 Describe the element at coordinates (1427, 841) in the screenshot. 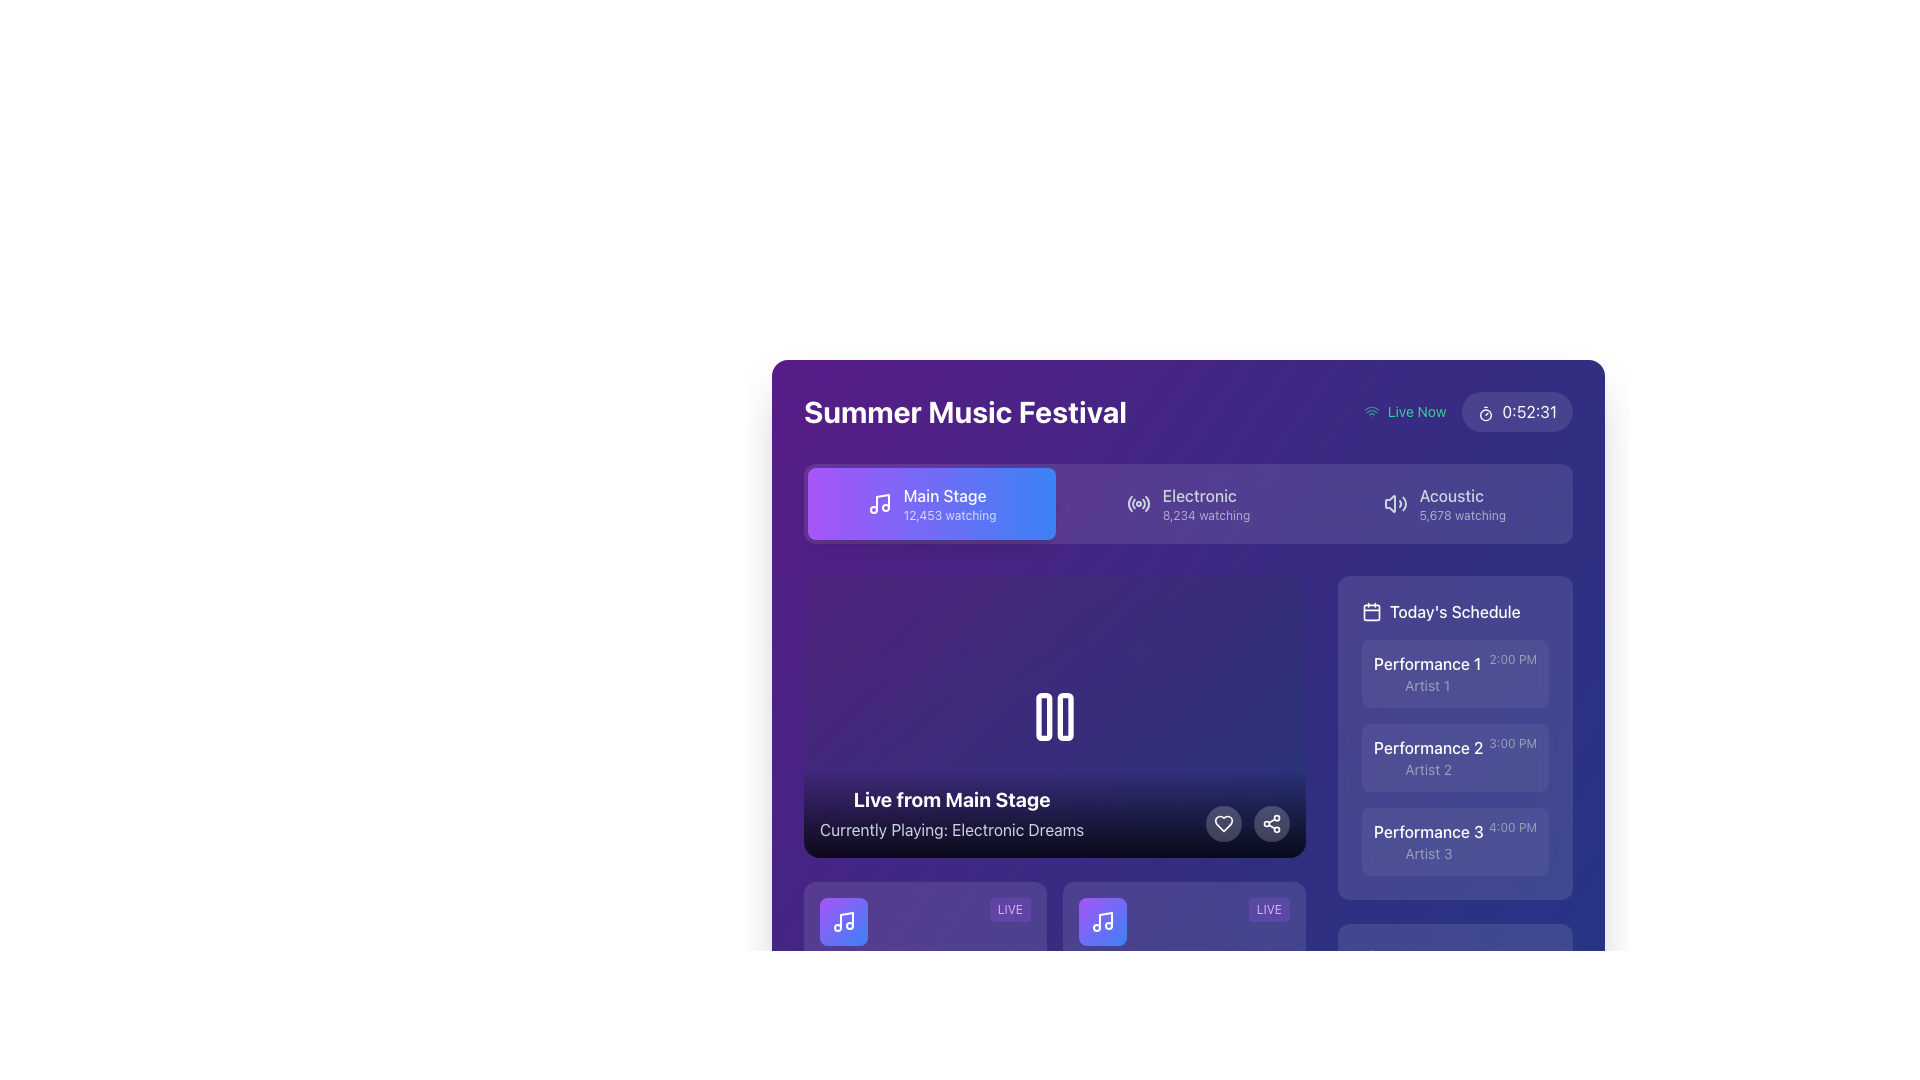

I see `the text element displaying the event title 'Performance 3' and artist 'Artist 3', which is the third entry in the 'Today's Schedule' section` at that location.